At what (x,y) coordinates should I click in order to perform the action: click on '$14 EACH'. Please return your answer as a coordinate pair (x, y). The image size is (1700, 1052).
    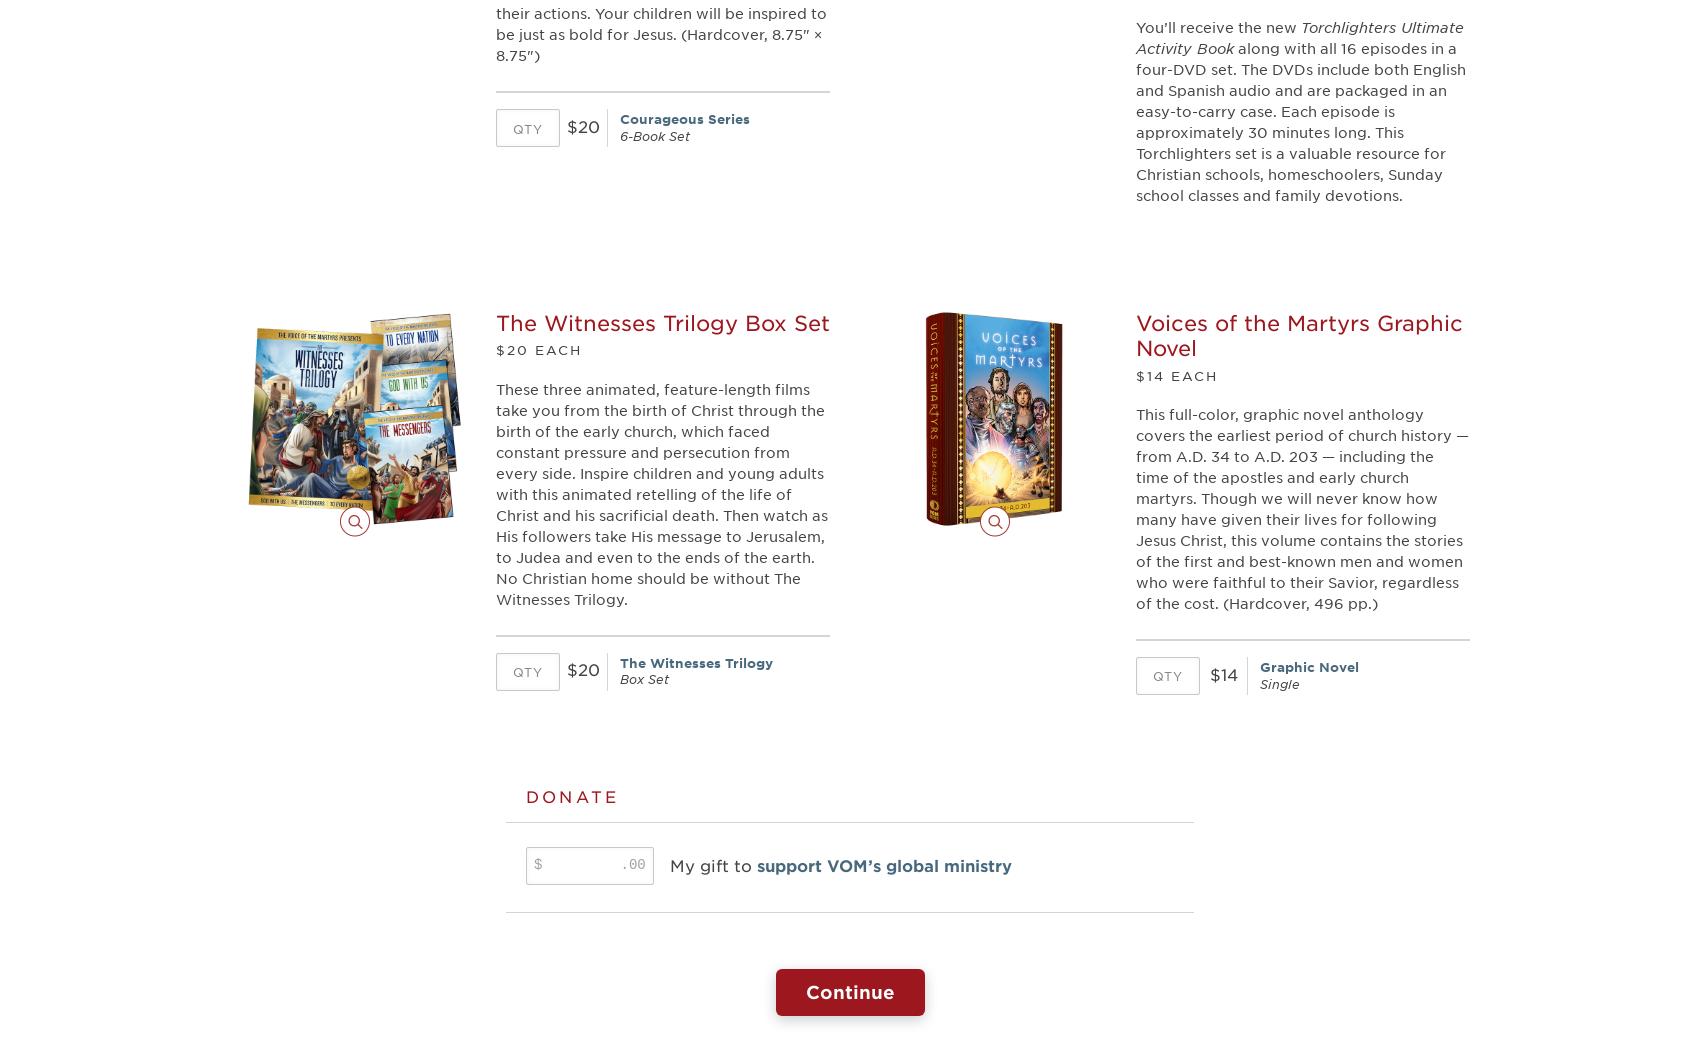
    Looking at the image, I should click on (1175, 375).